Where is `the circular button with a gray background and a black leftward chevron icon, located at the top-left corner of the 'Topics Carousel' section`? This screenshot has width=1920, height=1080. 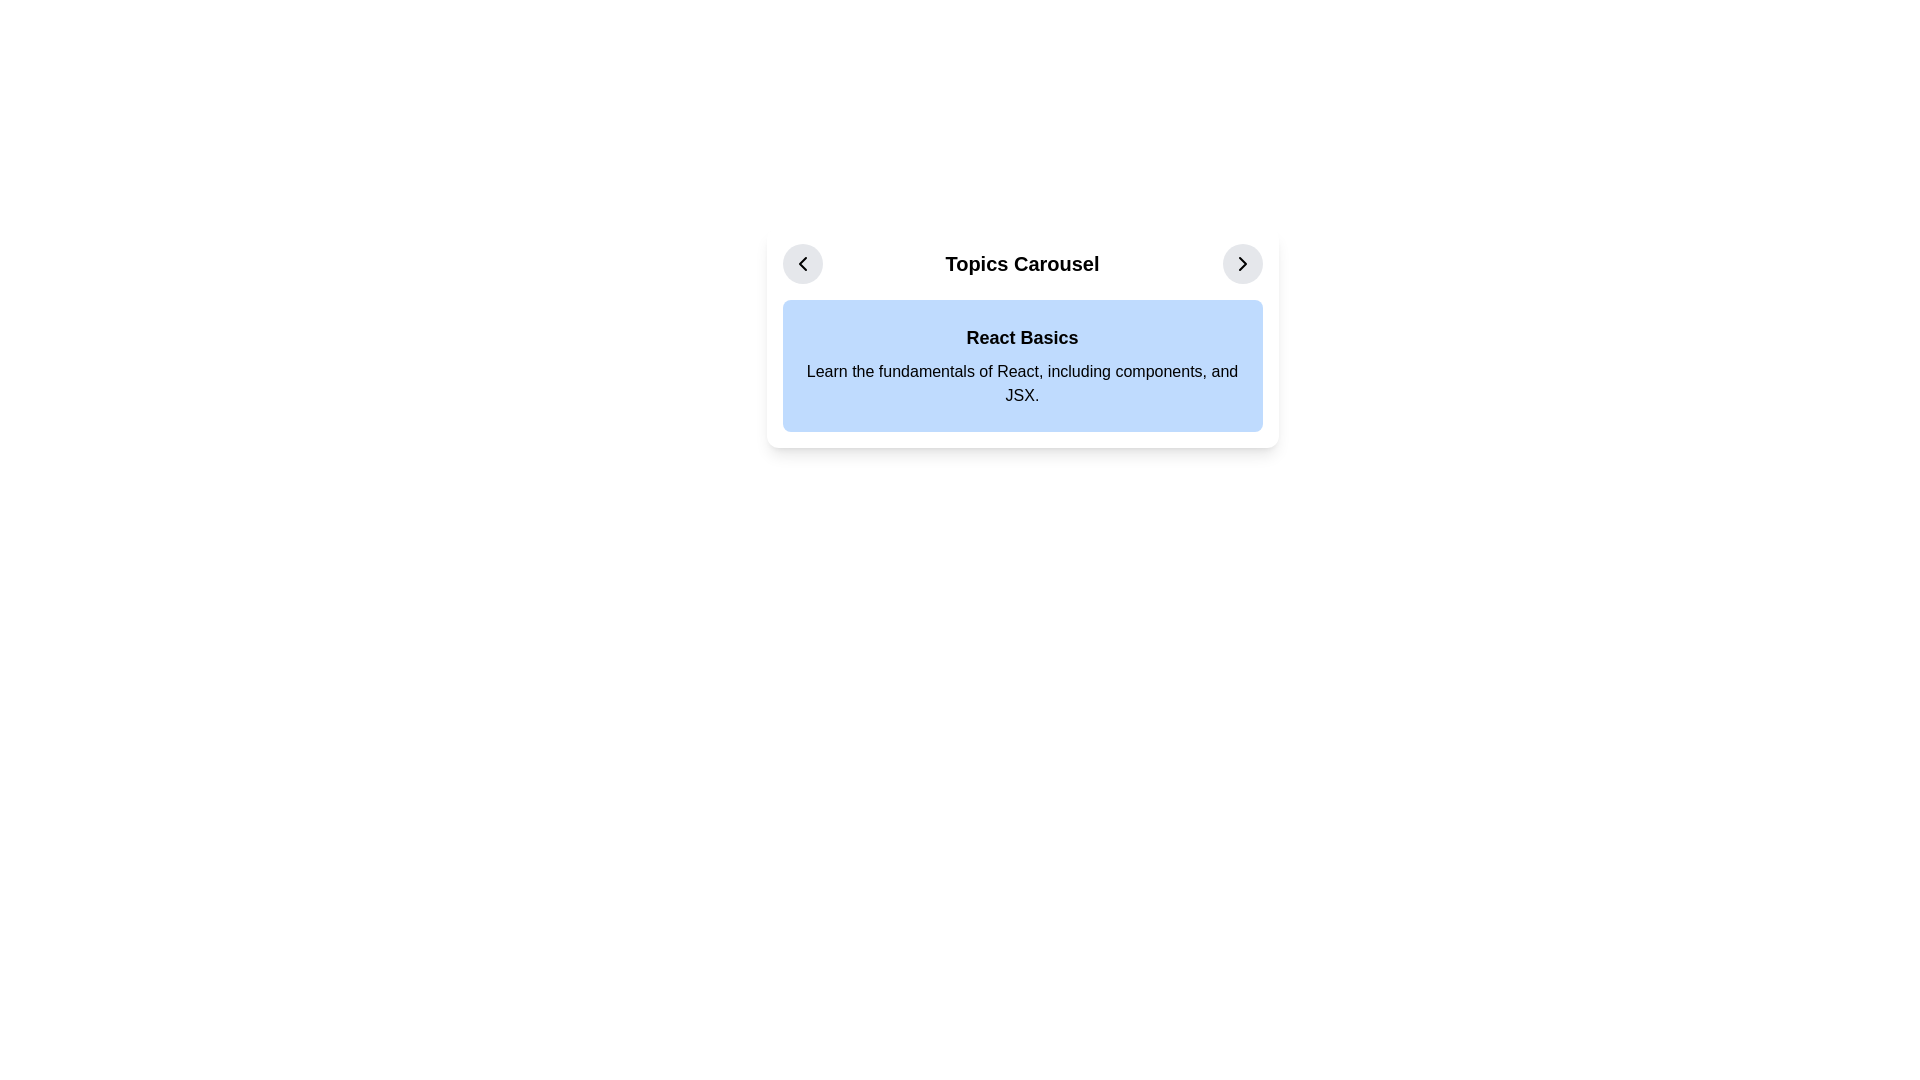 the circular button with a gray background and a black leftward chevron icon, located at the top-left corner of the 'Topics Carousel' section is located at coordinates (802, 262).